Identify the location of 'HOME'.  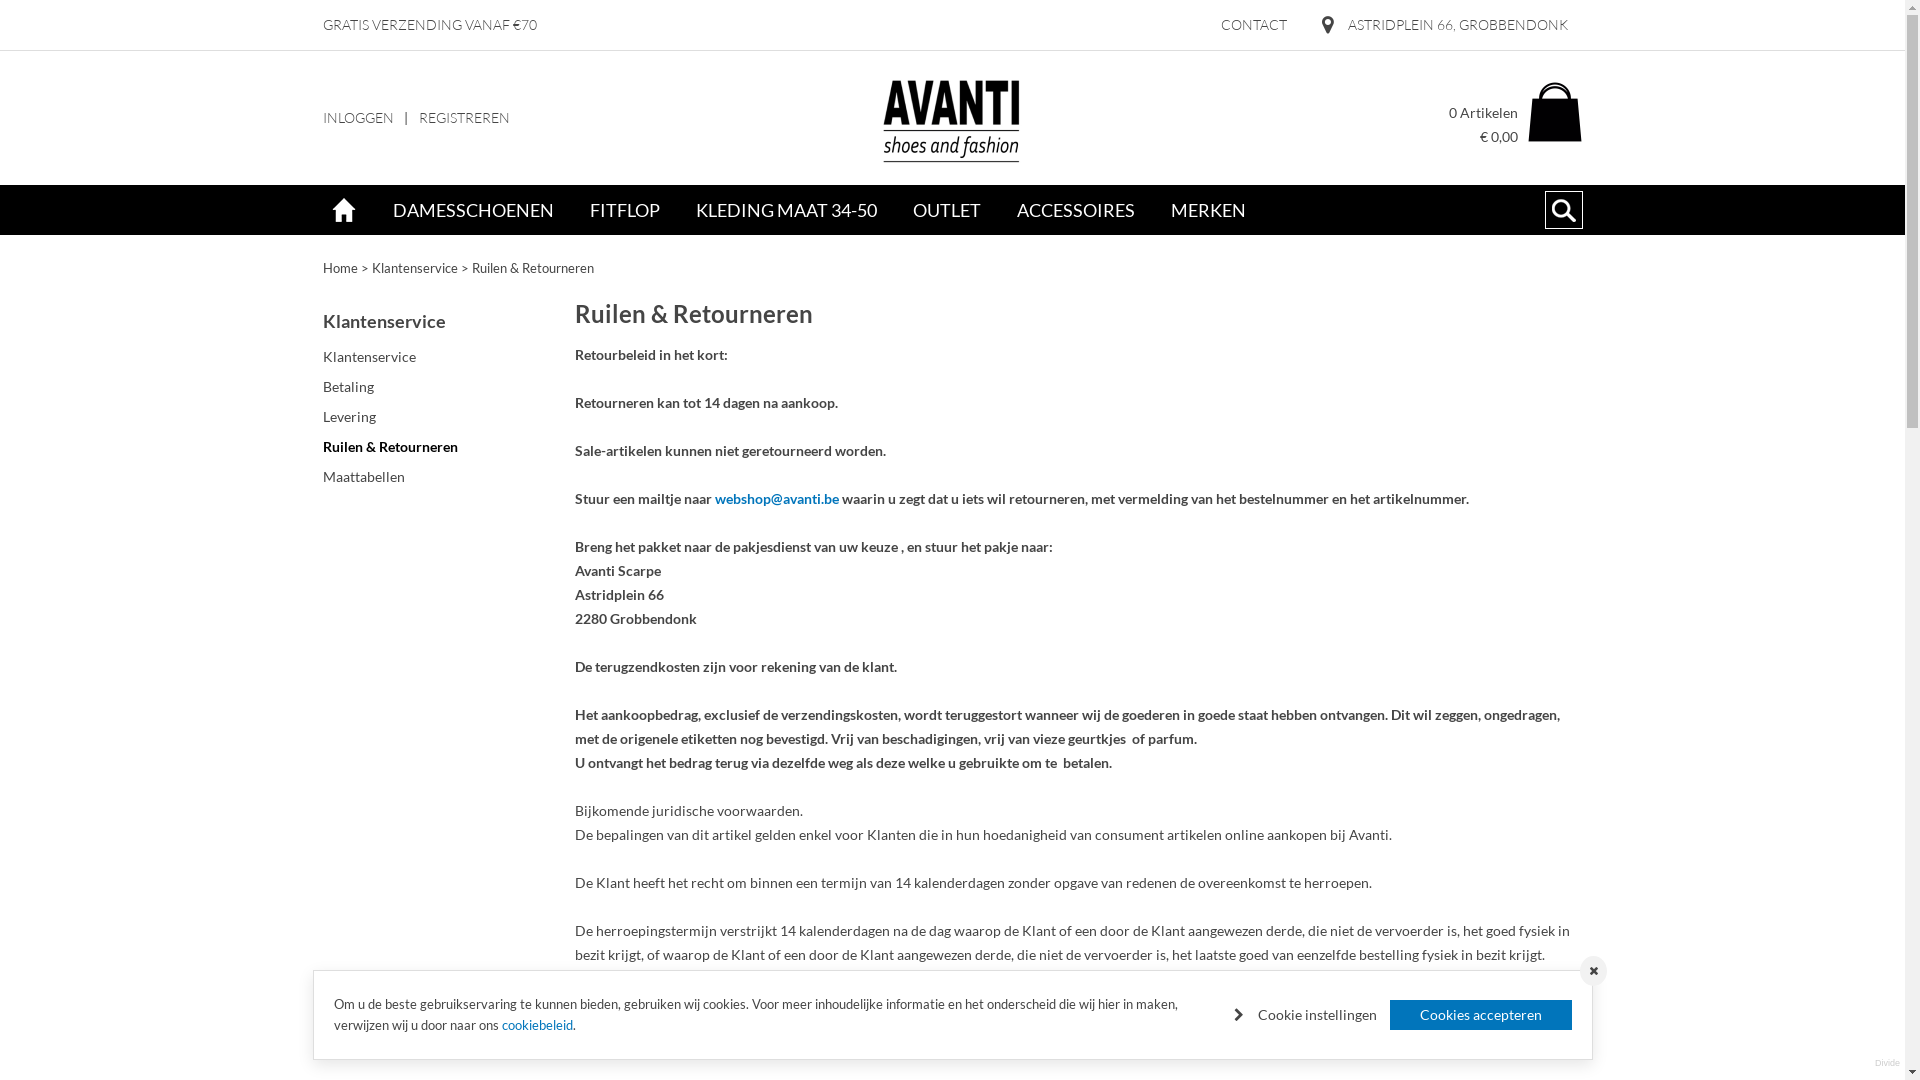
(342, 210).